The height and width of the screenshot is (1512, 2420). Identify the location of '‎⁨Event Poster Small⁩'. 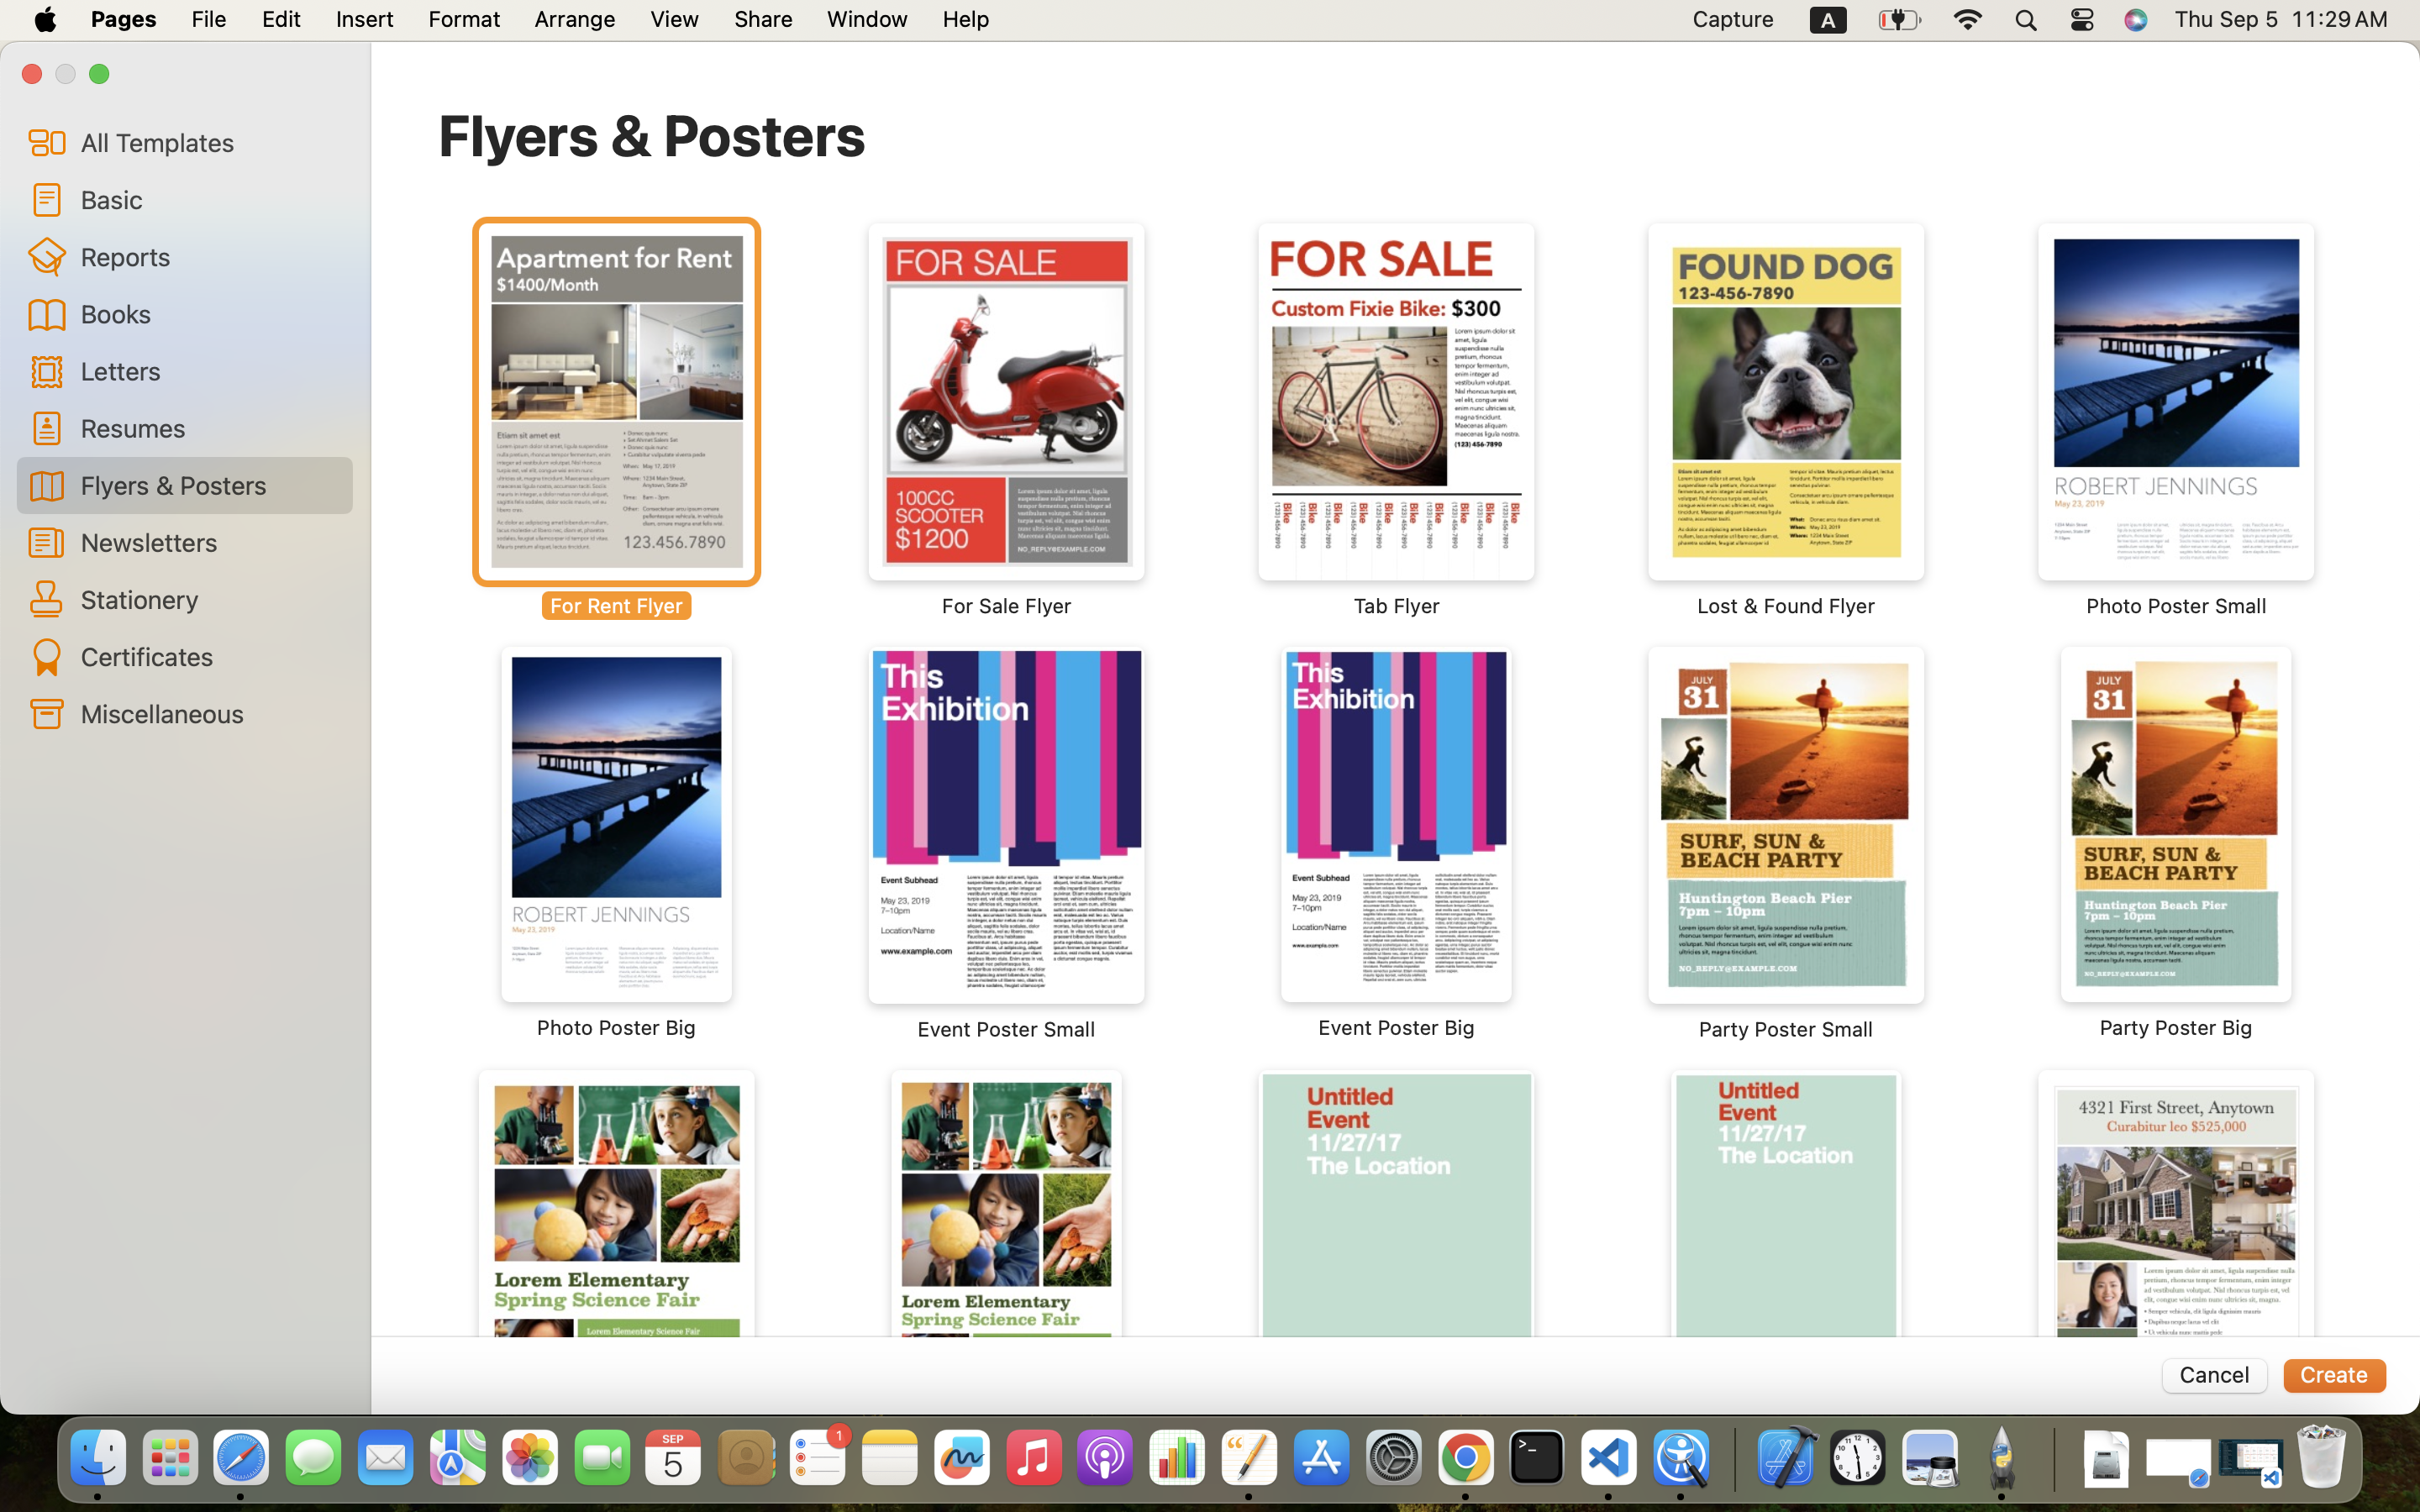
(1007, 843).